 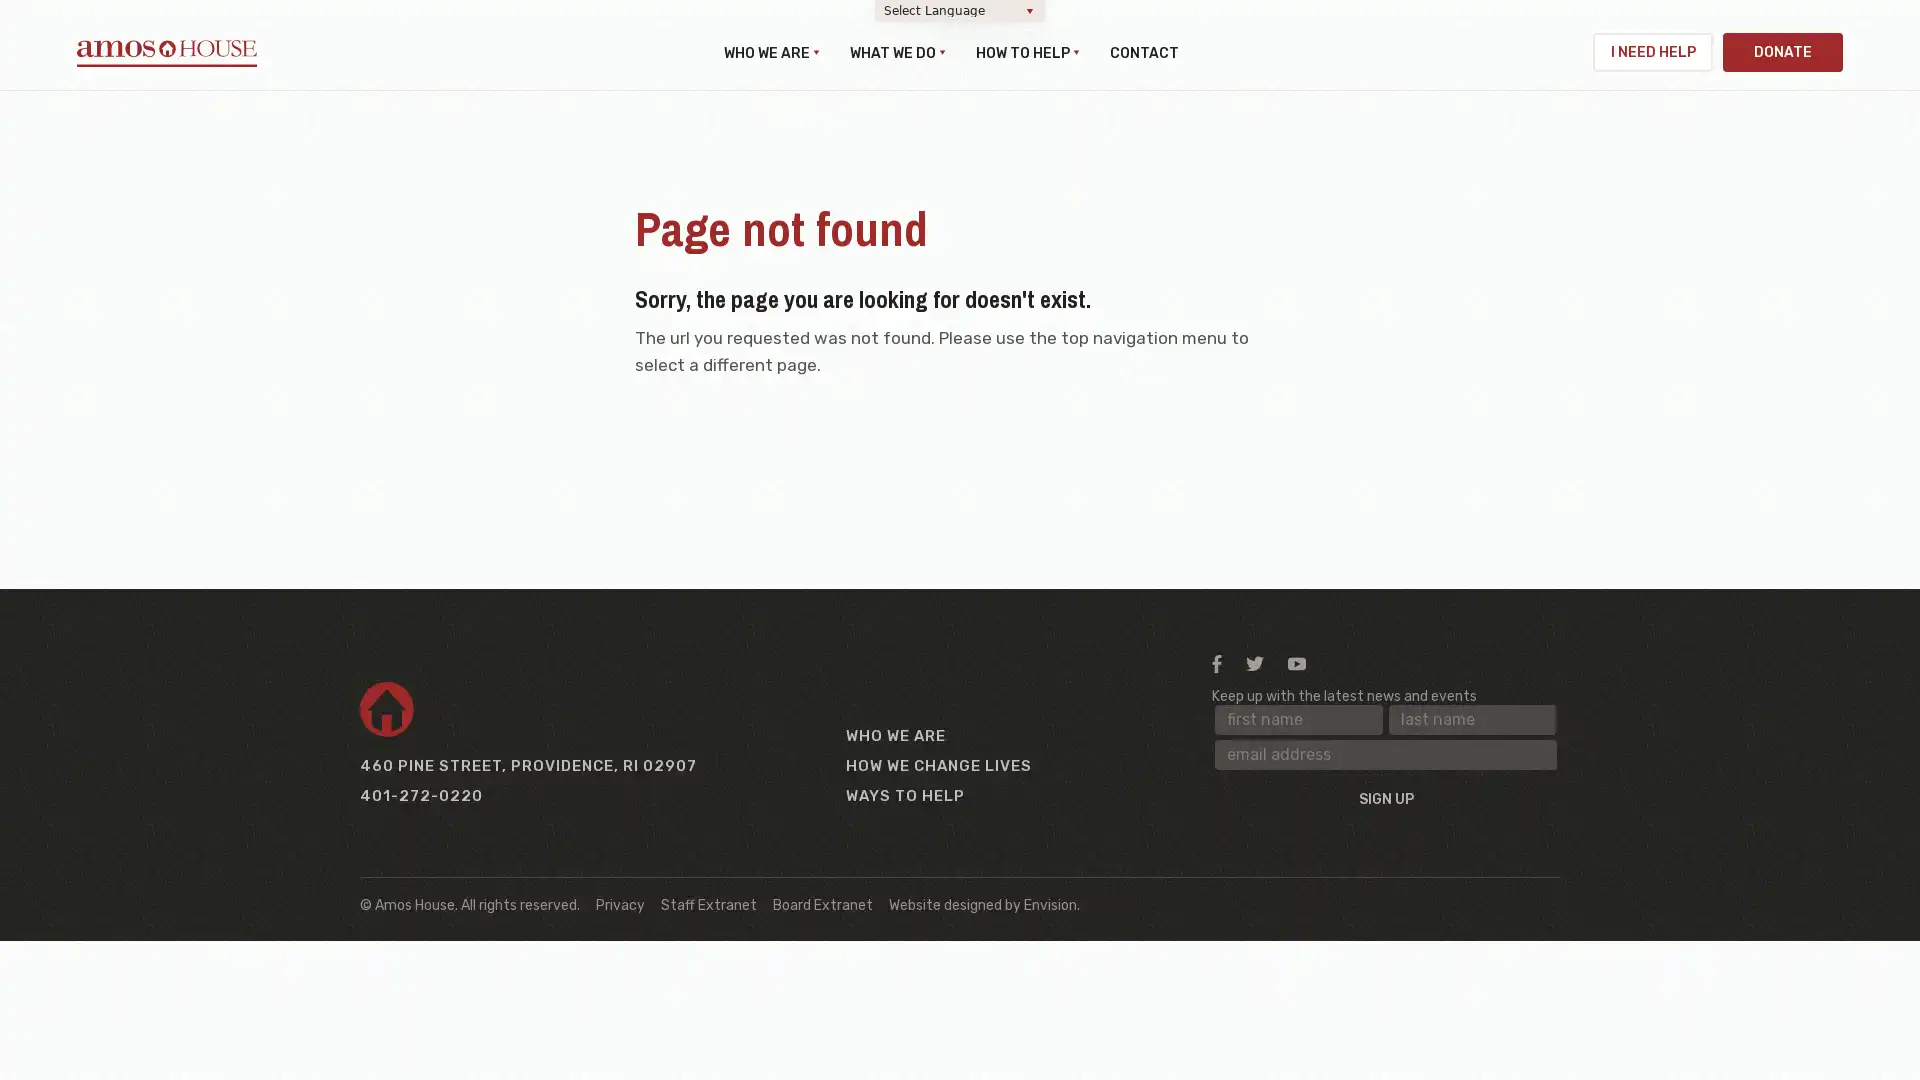 I want to click on Sign up, so click(x=1385, y=805).